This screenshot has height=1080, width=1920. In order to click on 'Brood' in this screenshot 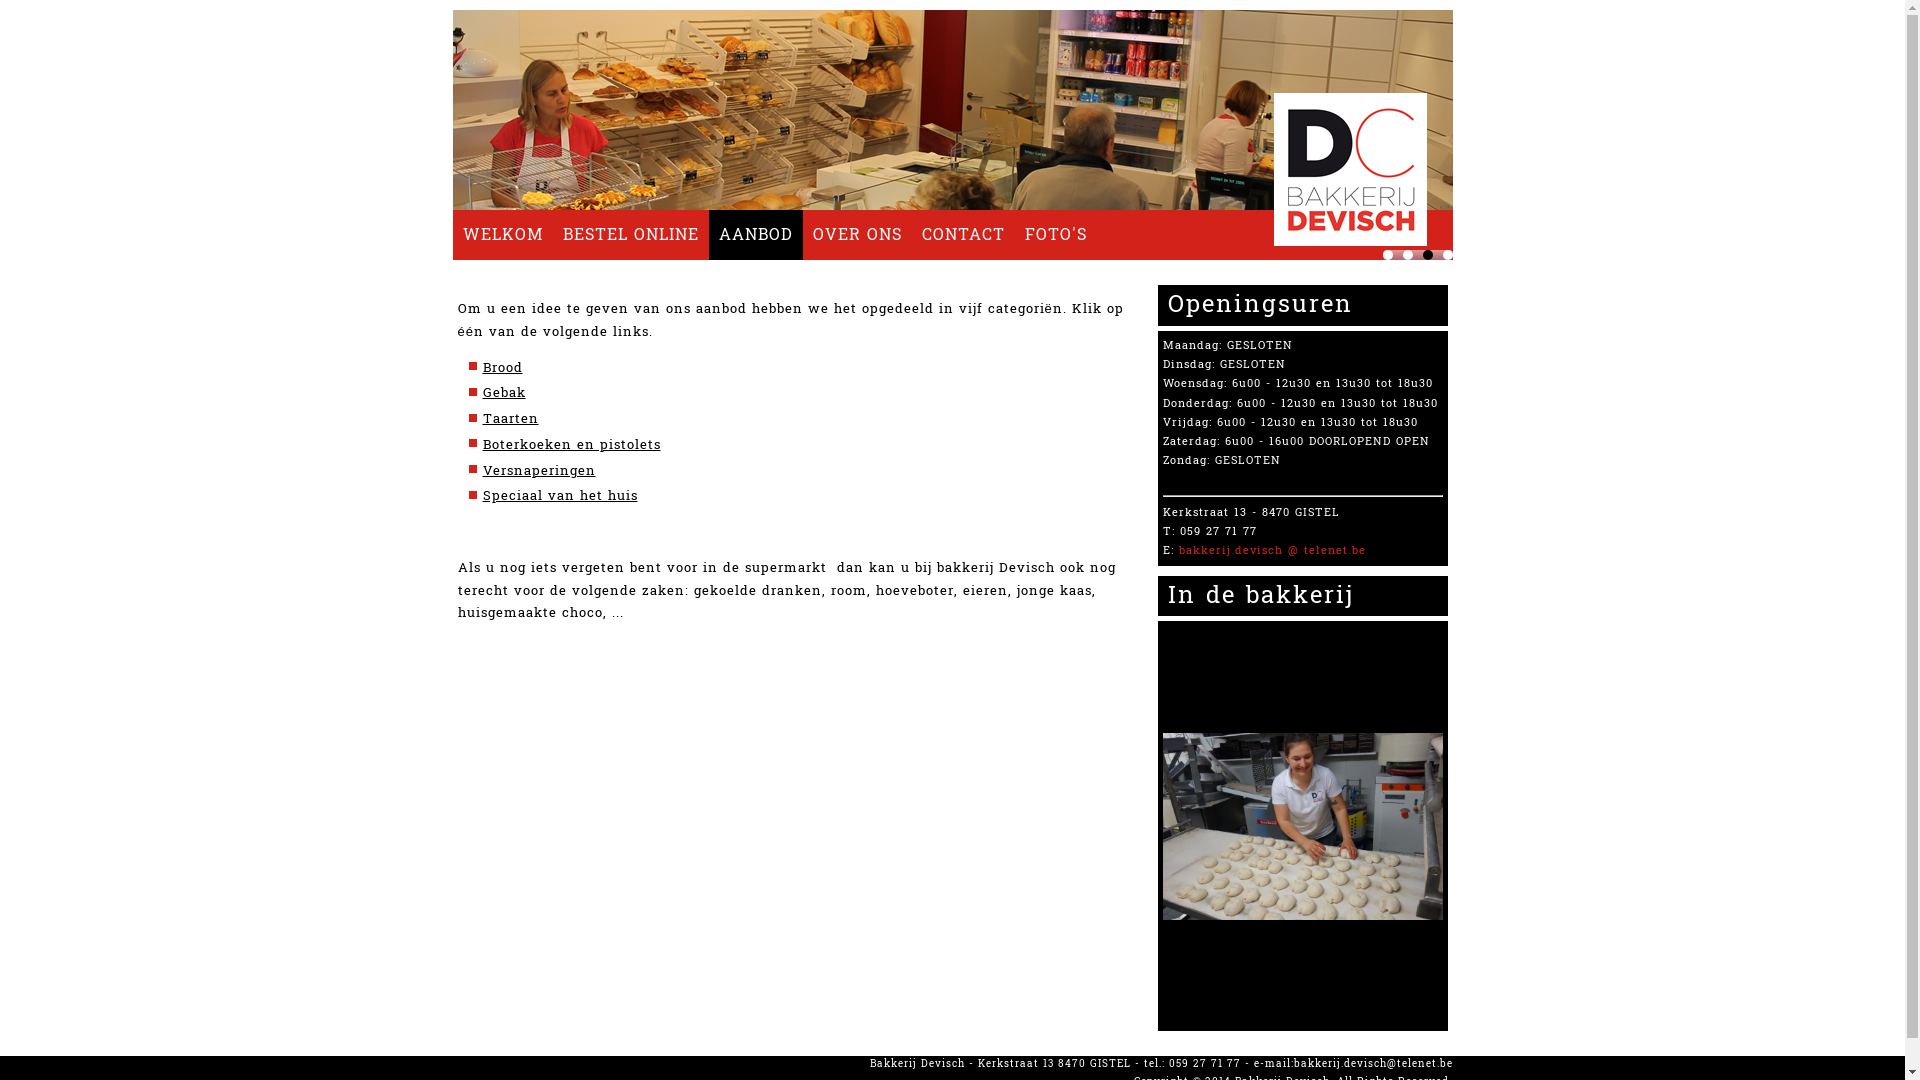, I will do `click(481, 367)`.